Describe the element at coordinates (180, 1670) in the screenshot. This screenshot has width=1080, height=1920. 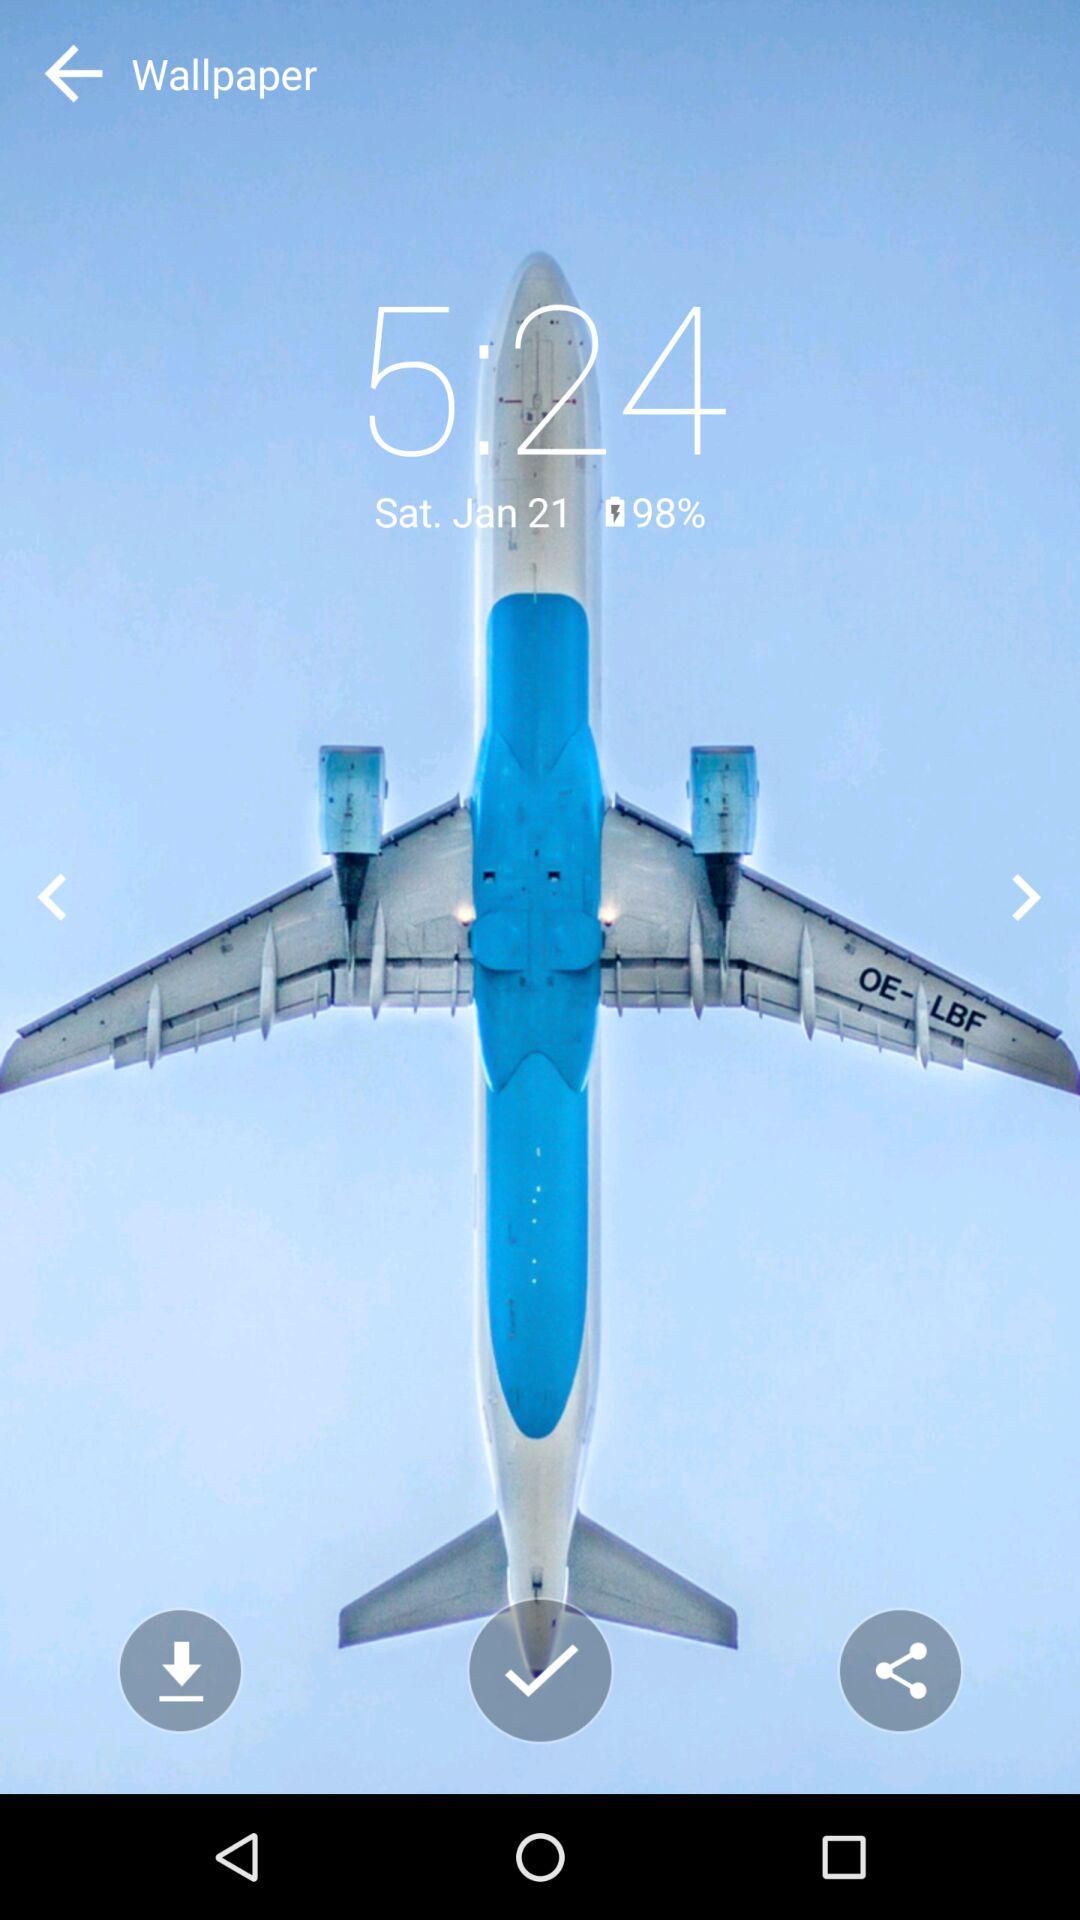
I see `down load option` at that location.